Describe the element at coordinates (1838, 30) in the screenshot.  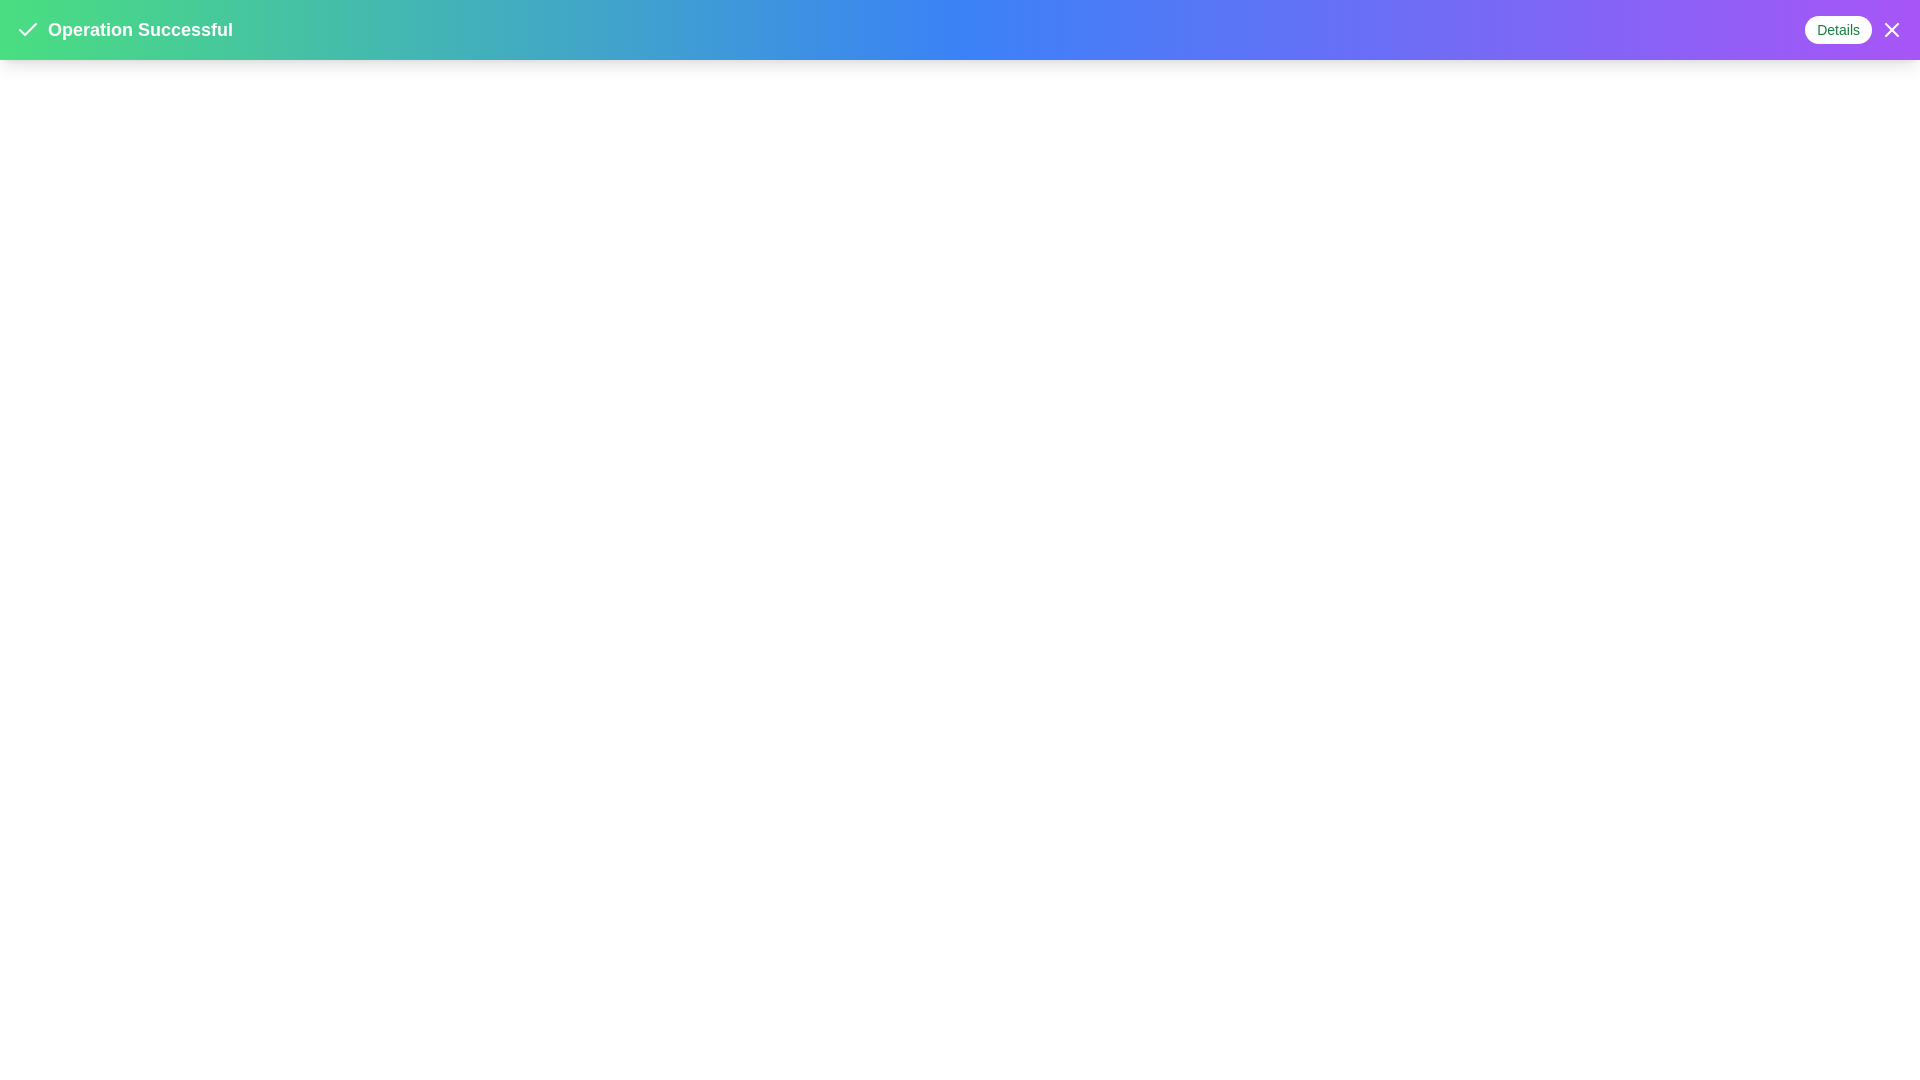
I see `the button located in the top-right corner of the interface, positioned next to an 'X' icon` at that location.